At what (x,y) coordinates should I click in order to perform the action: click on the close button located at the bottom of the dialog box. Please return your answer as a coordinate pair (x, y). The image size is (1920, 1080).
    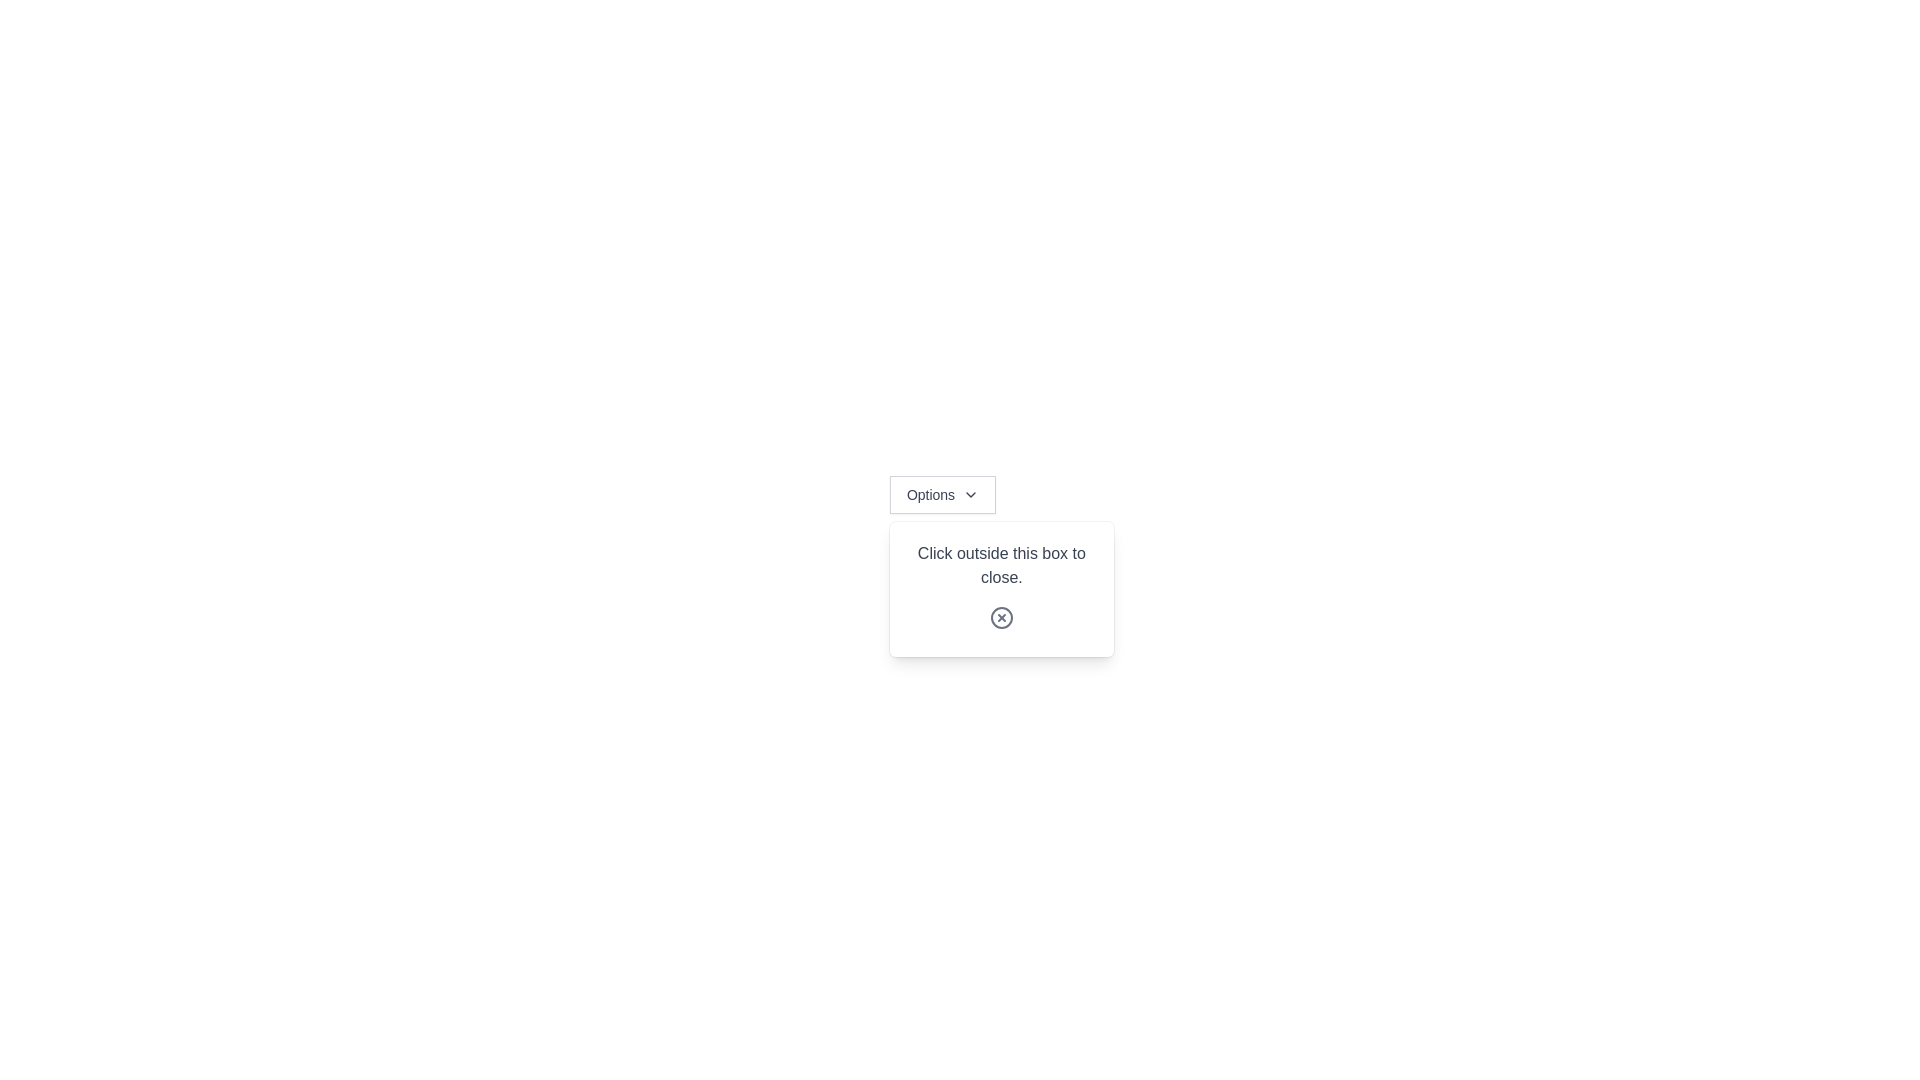
    Looking at the image, I should click on (1001, 616).